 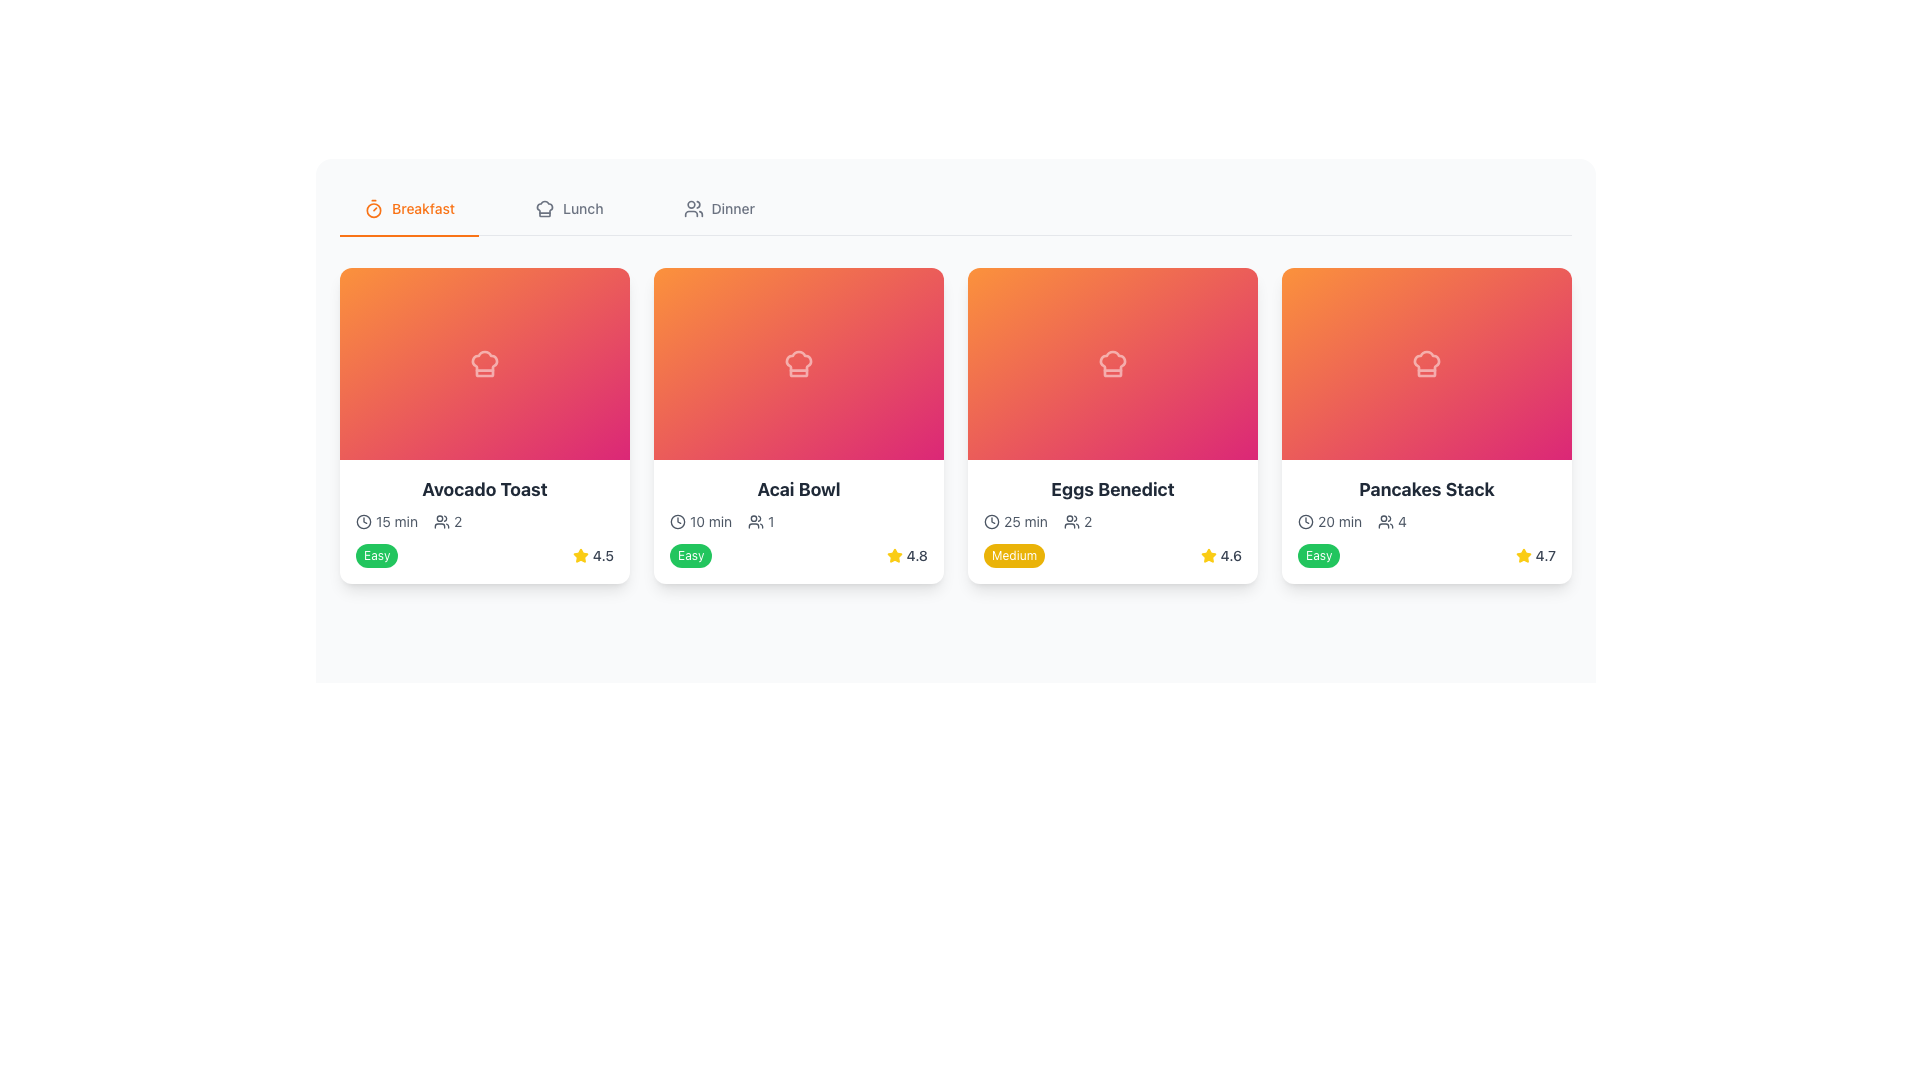 I want to click on numeric rating value displayed as '4.6' in the text label immediately following the star icon in the third card of the grid for the 'Eggs Benedict' item, so click(x=1230, y=555).